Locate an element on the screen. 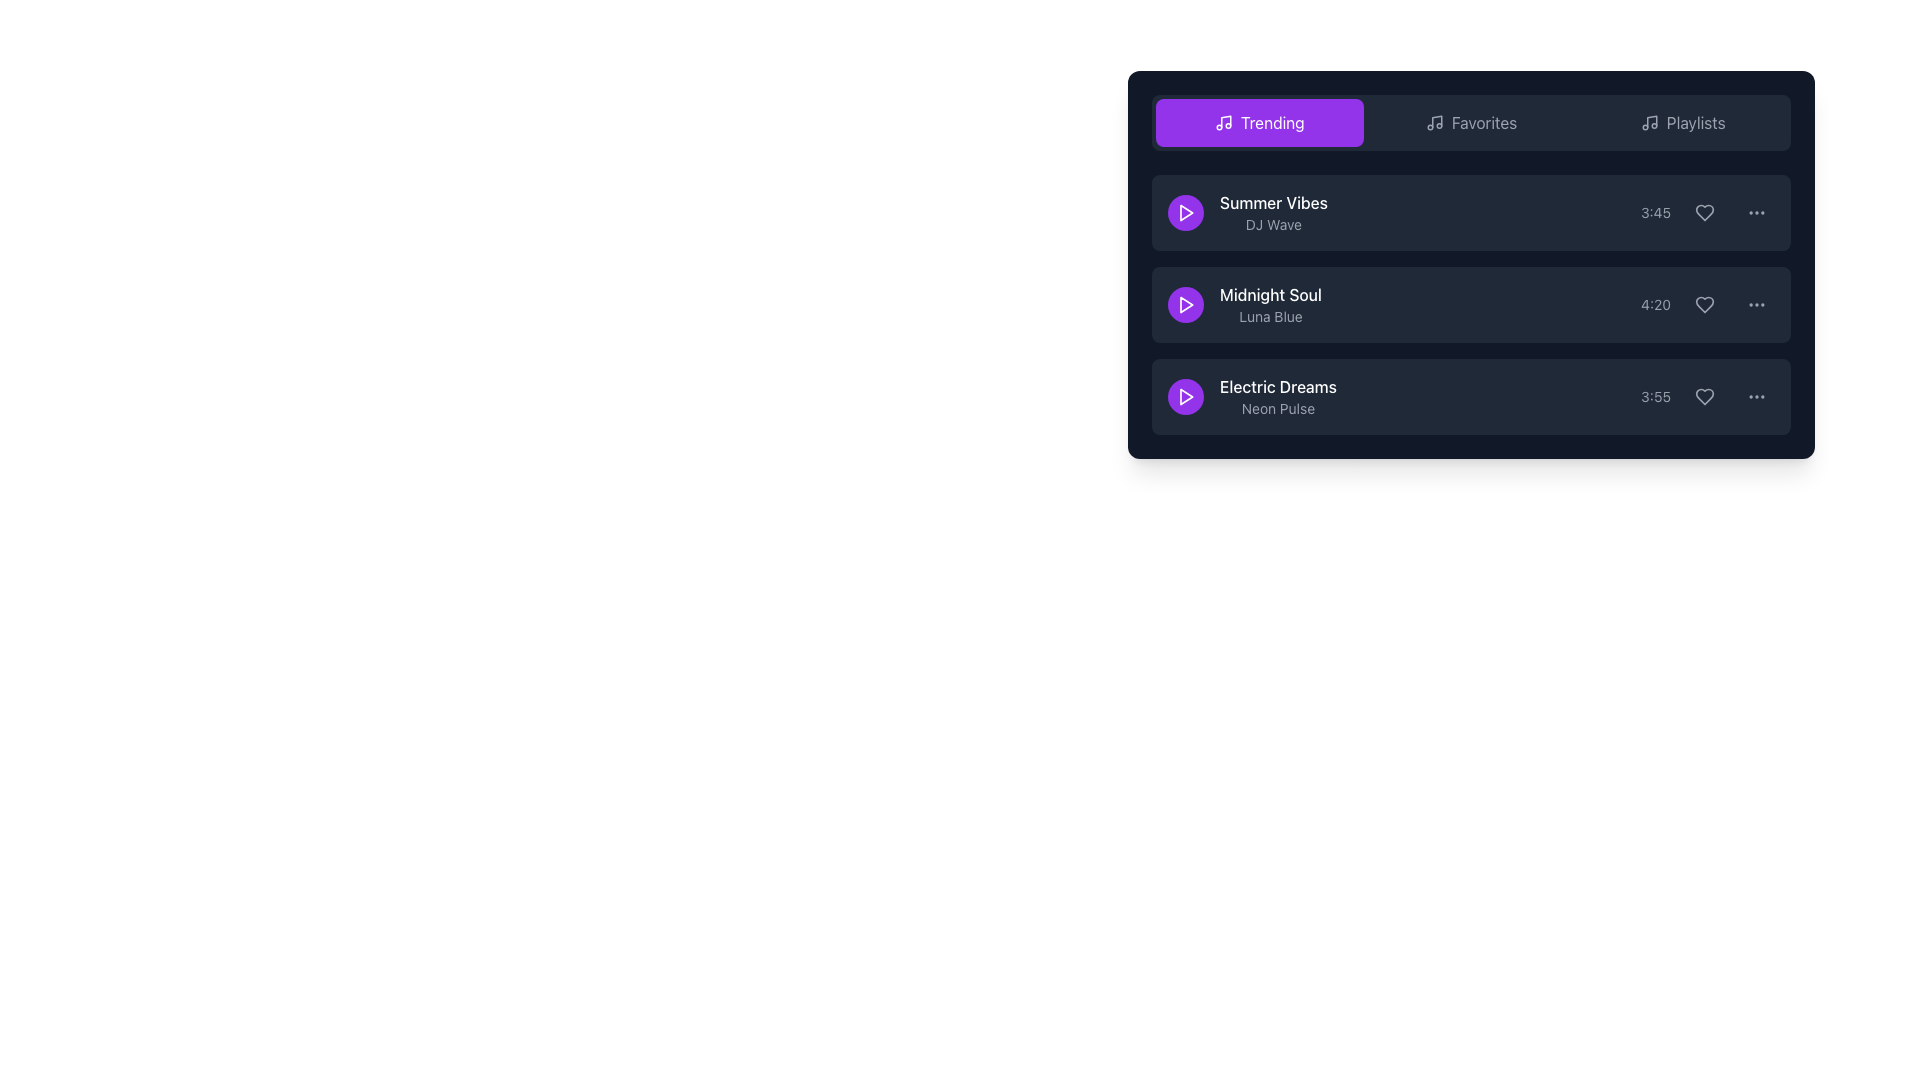 Image resolution: width=1920 pixels, height=1080 pixels. the Overflow menu button represented by three vertical dots located to the far right of the song 'Electric Dreams' is located at coordinates (1755, 397).